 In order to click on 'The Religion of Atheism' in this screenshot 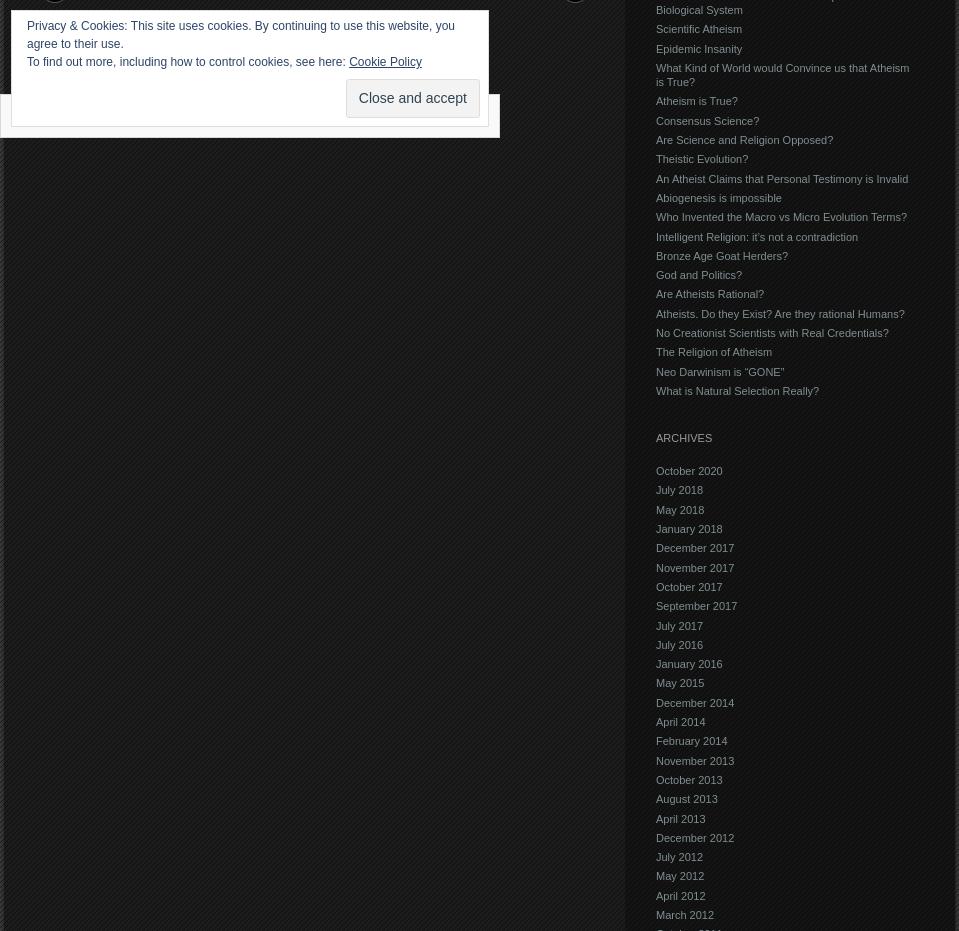, I will do `click(712, 352)`.